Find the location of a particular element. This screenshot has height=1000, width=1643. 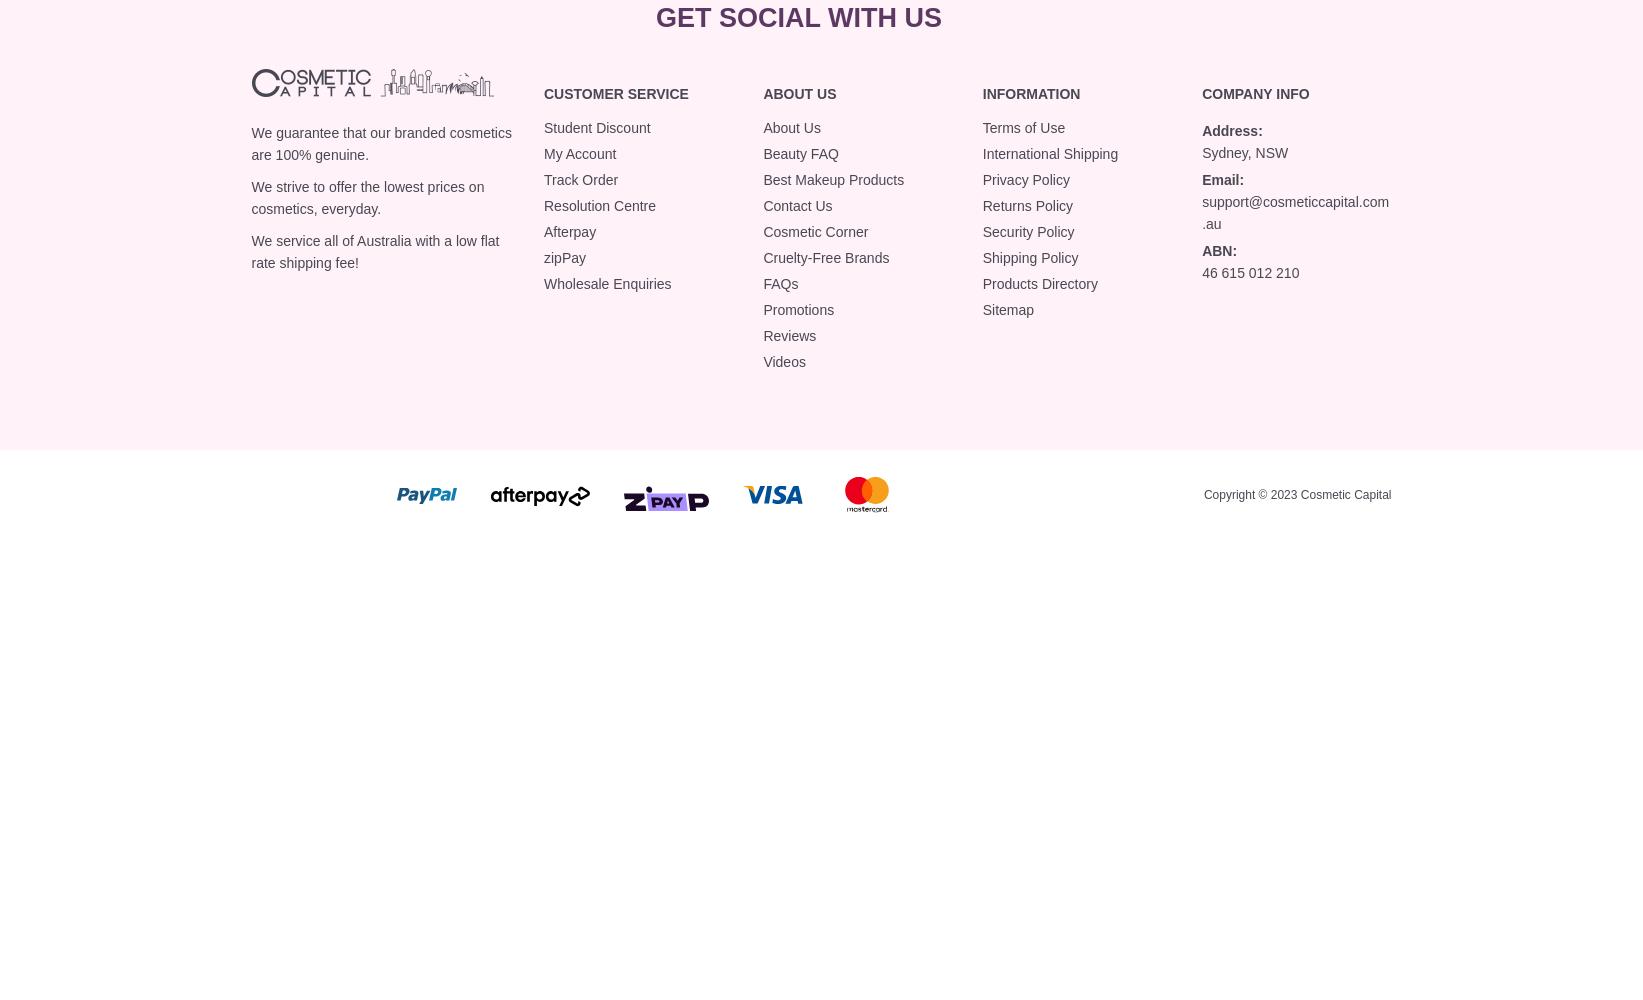

'ABOUT US' is located at coordinates (799, 92).